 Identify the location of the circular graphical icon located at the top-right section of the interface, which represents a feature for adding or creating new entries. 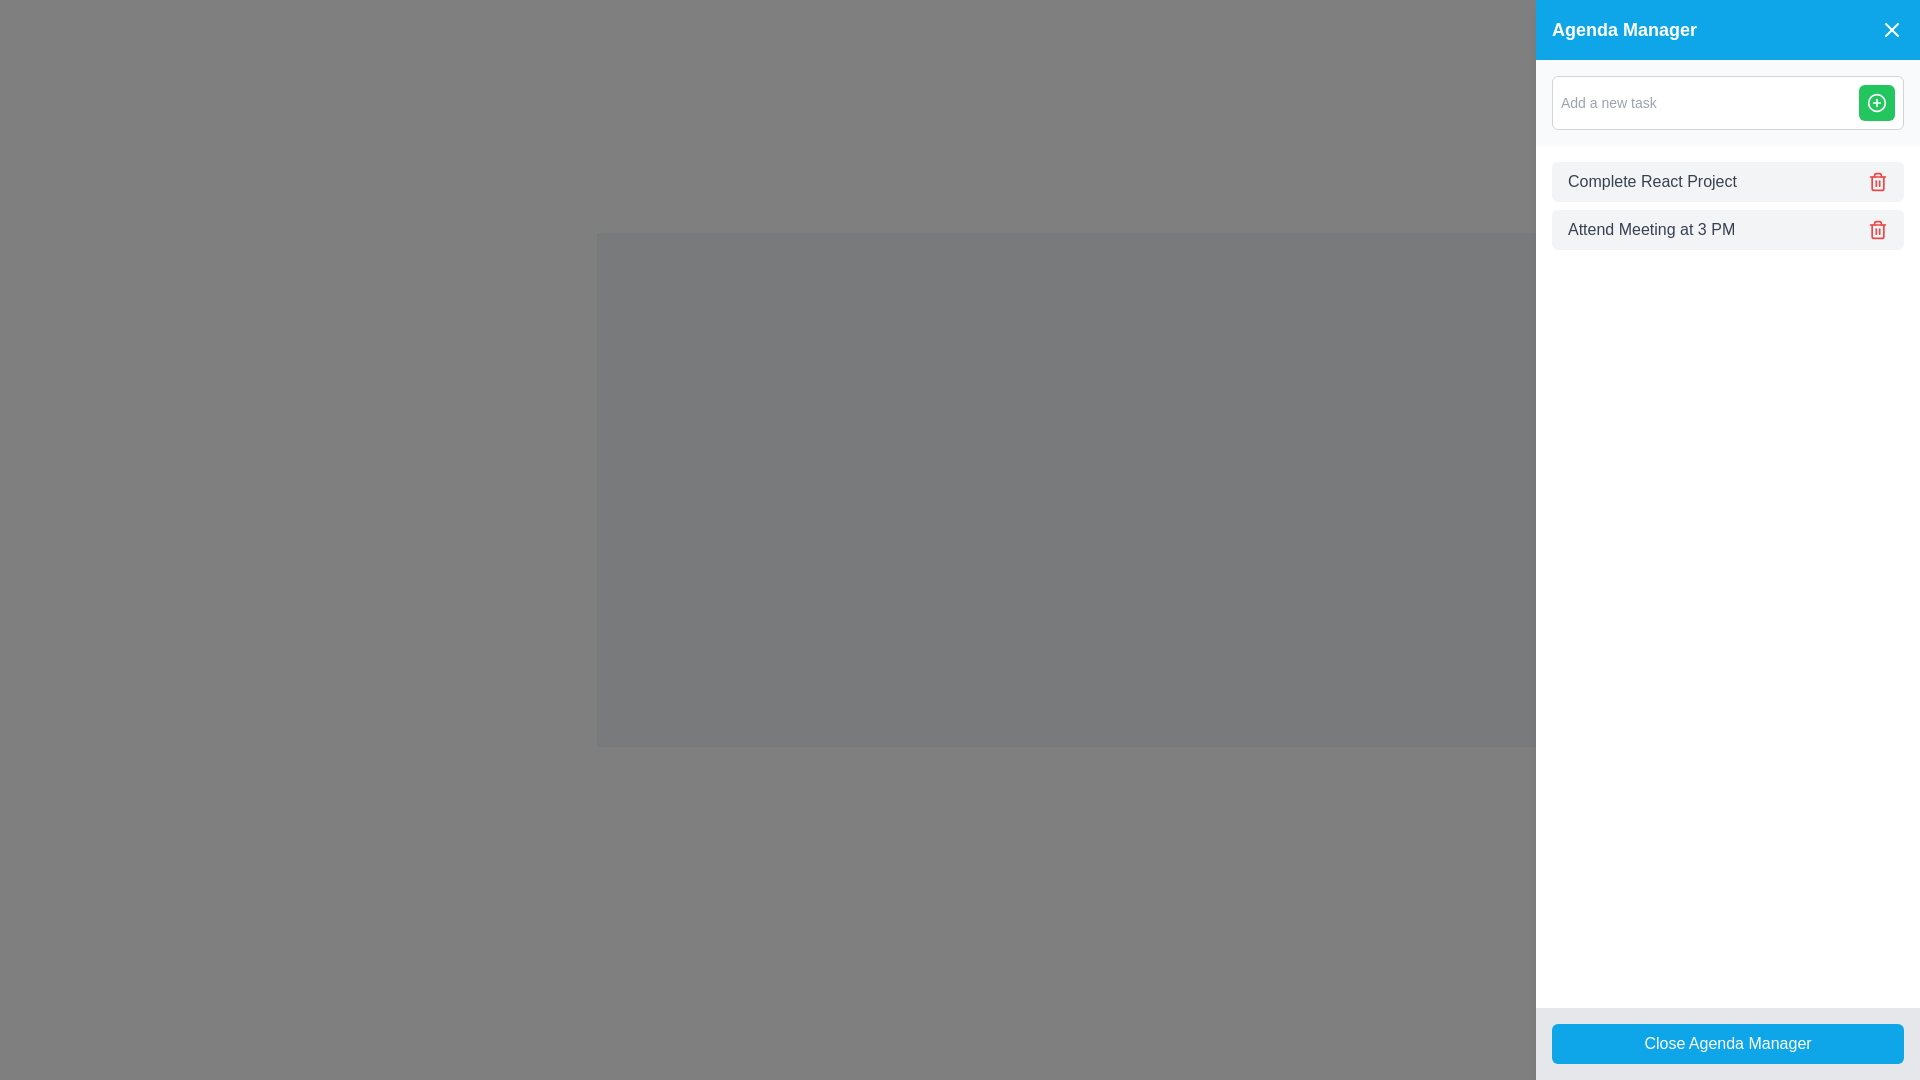
(1875, 103).